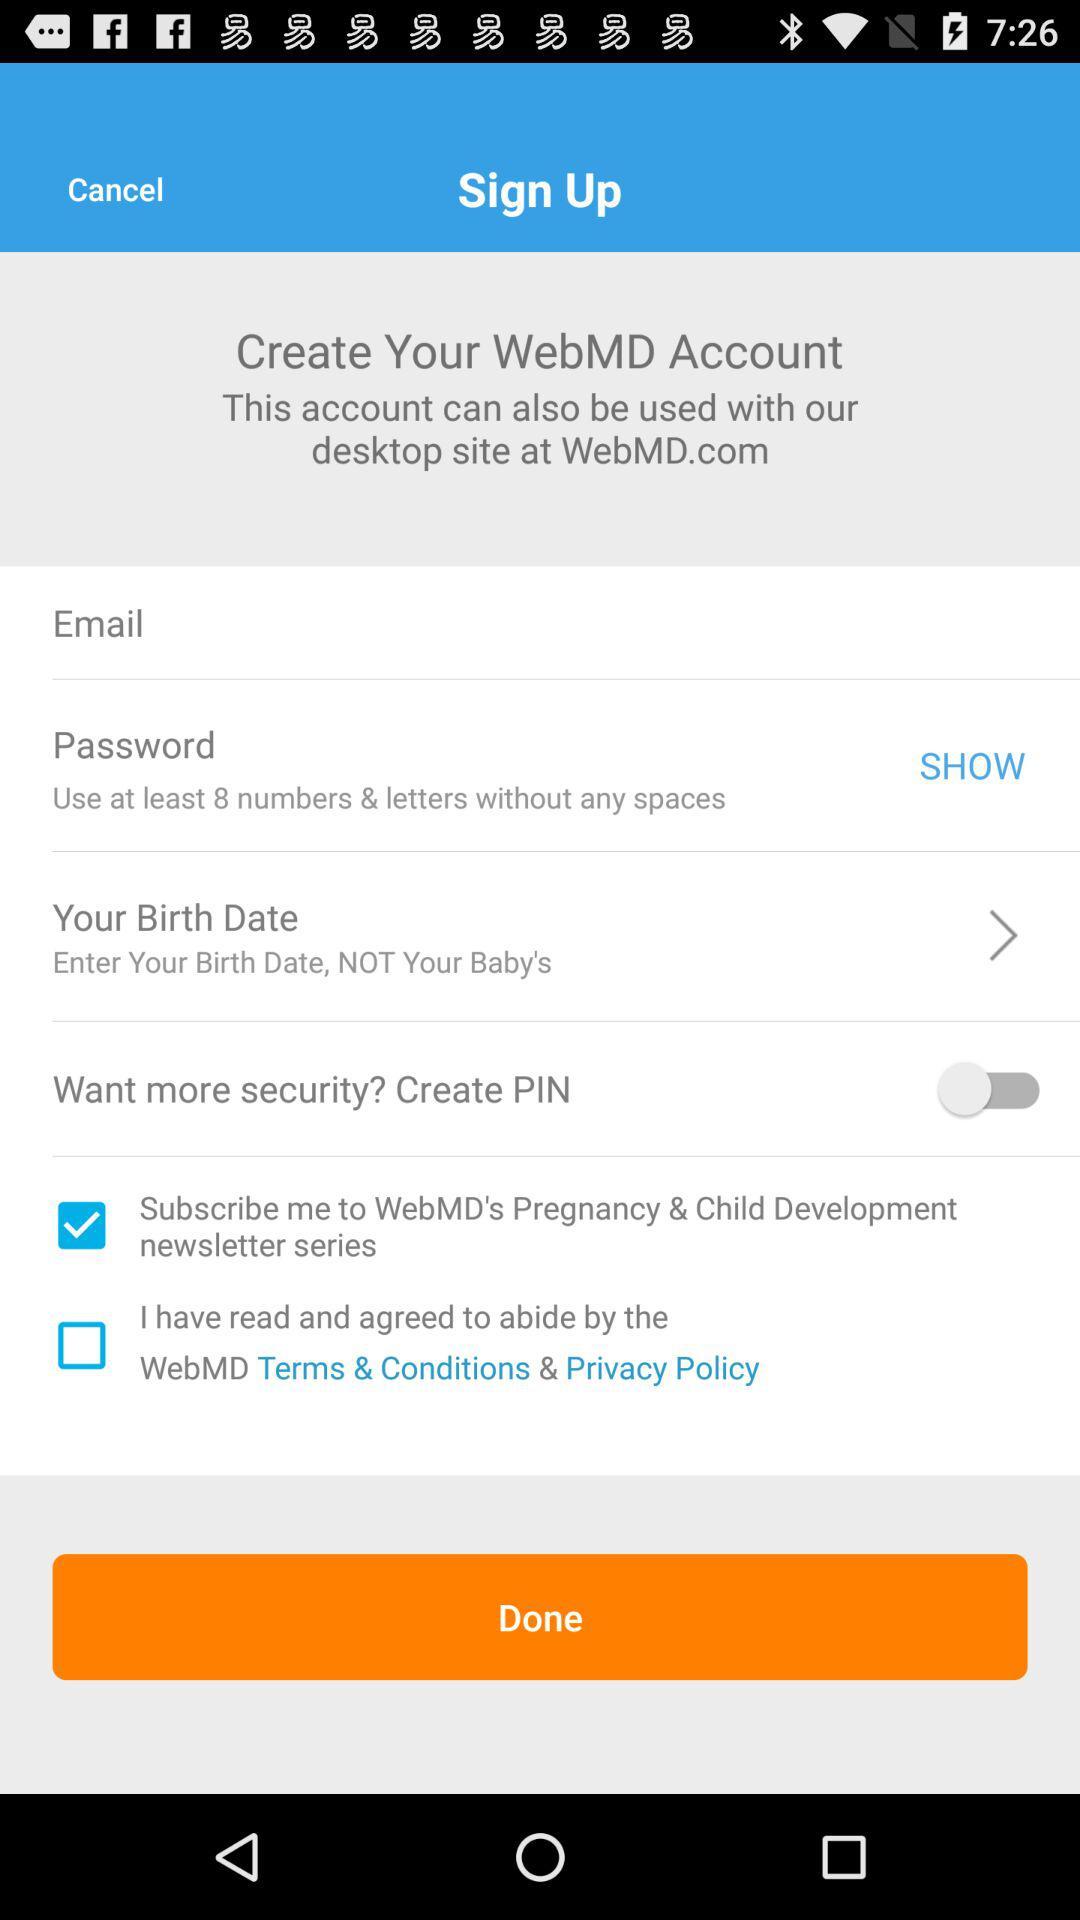 Image resolution: width=1080 pixels, height=1920 pixels. Describe the element at coordinates (668, 621) in the screenshot. I see `type in email` at that location.